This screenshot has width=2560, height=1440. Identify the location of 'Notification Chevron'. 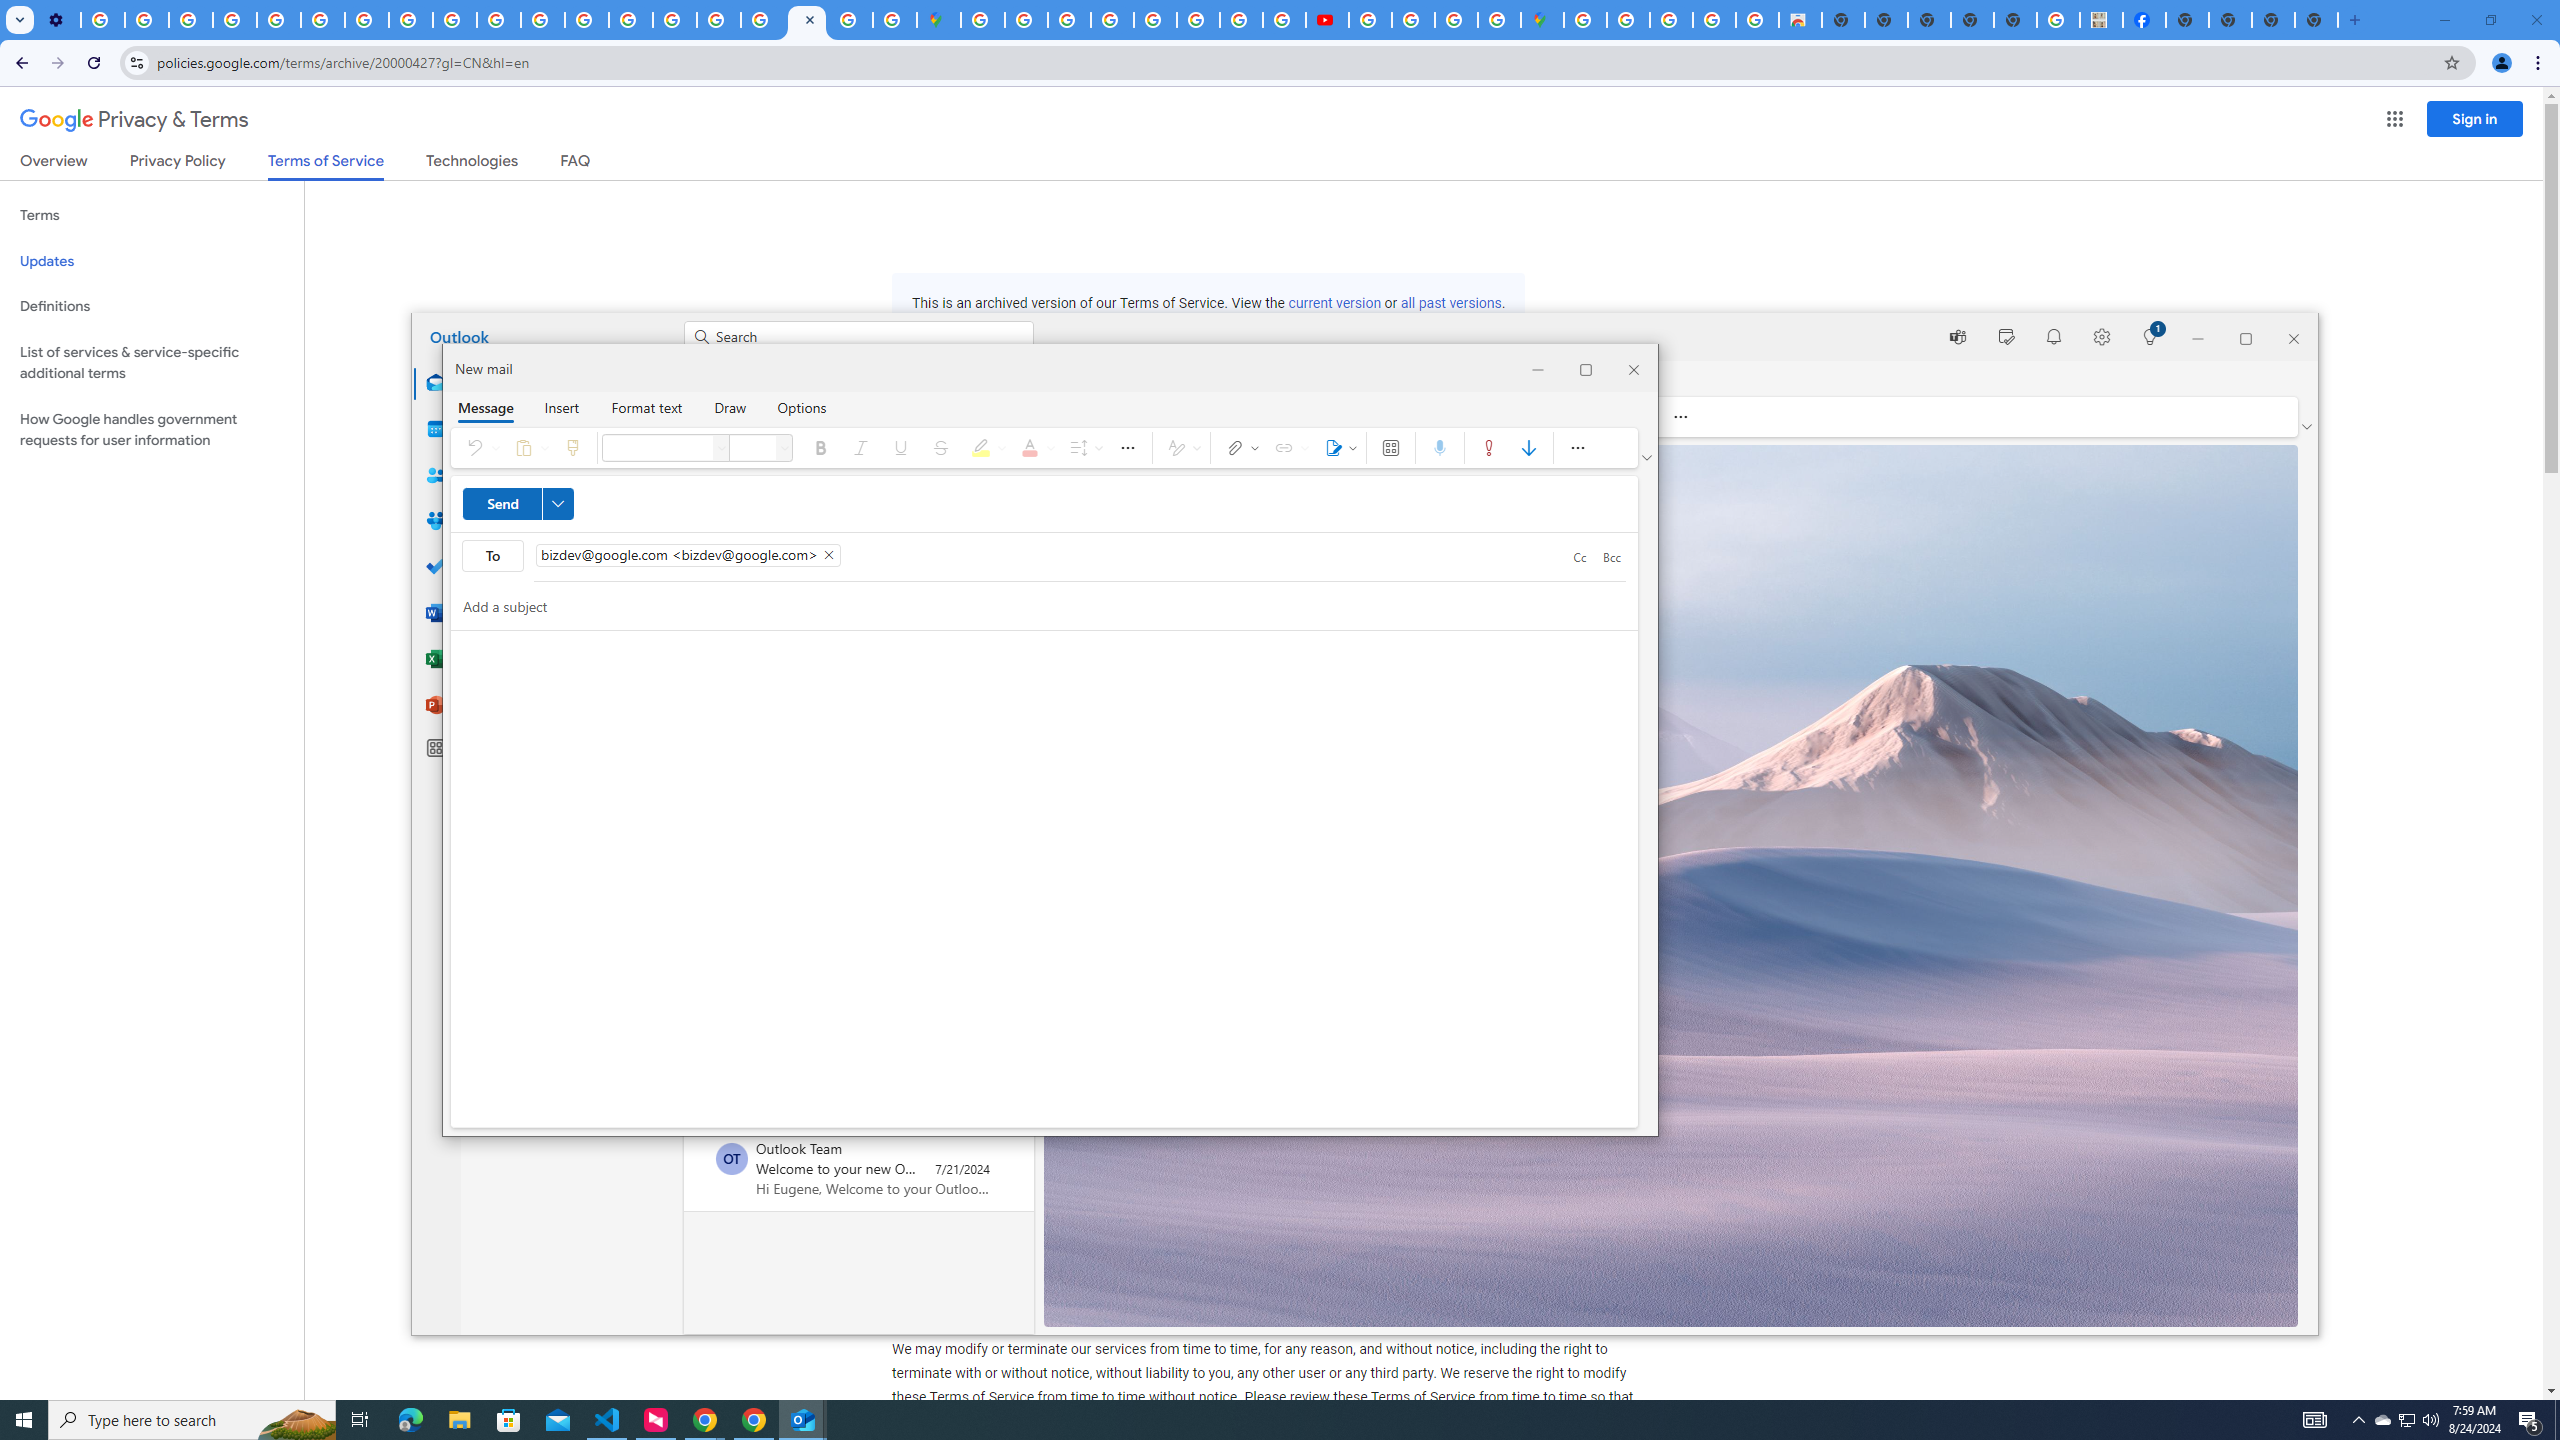
(2359, 1418).